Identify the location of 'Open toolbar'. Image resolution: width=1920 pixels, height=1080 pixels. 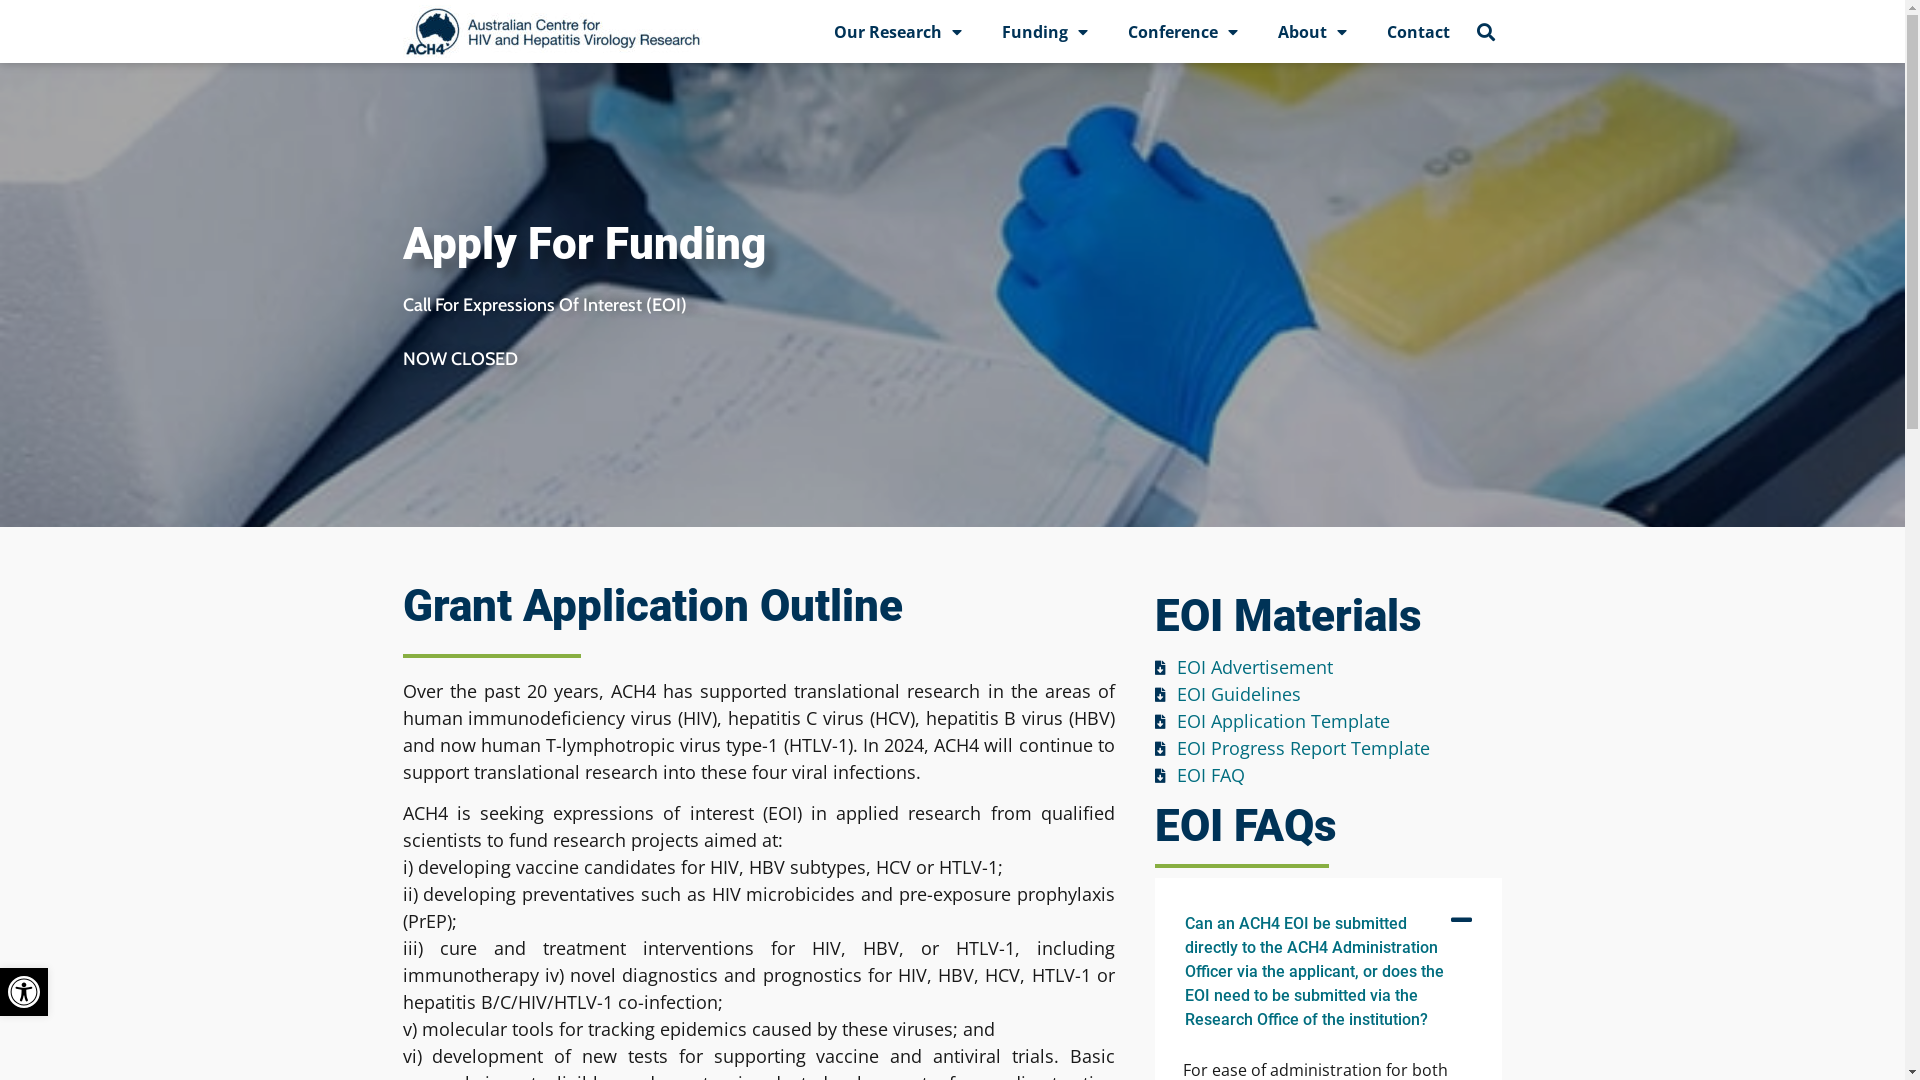
(0, 991).